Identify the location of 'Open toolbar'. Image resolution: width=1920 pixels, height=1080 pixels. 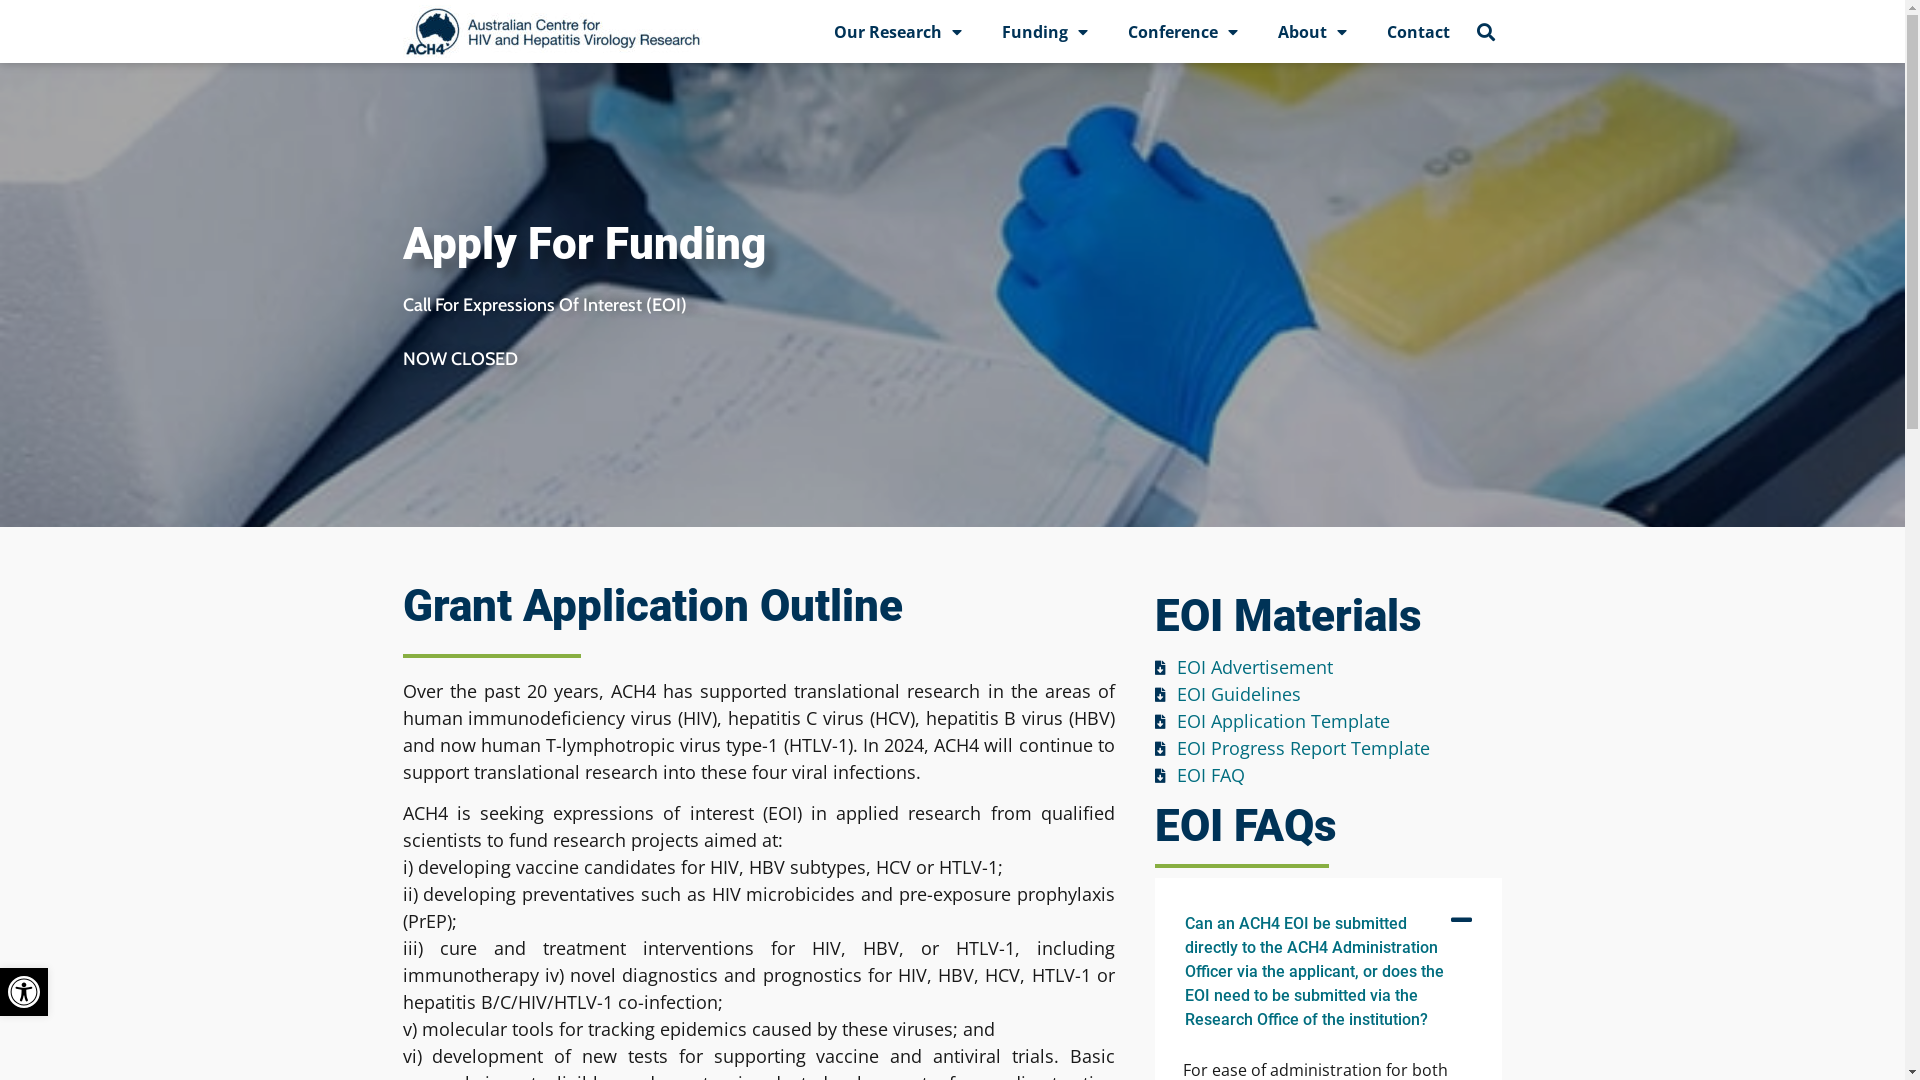
(0, 991).